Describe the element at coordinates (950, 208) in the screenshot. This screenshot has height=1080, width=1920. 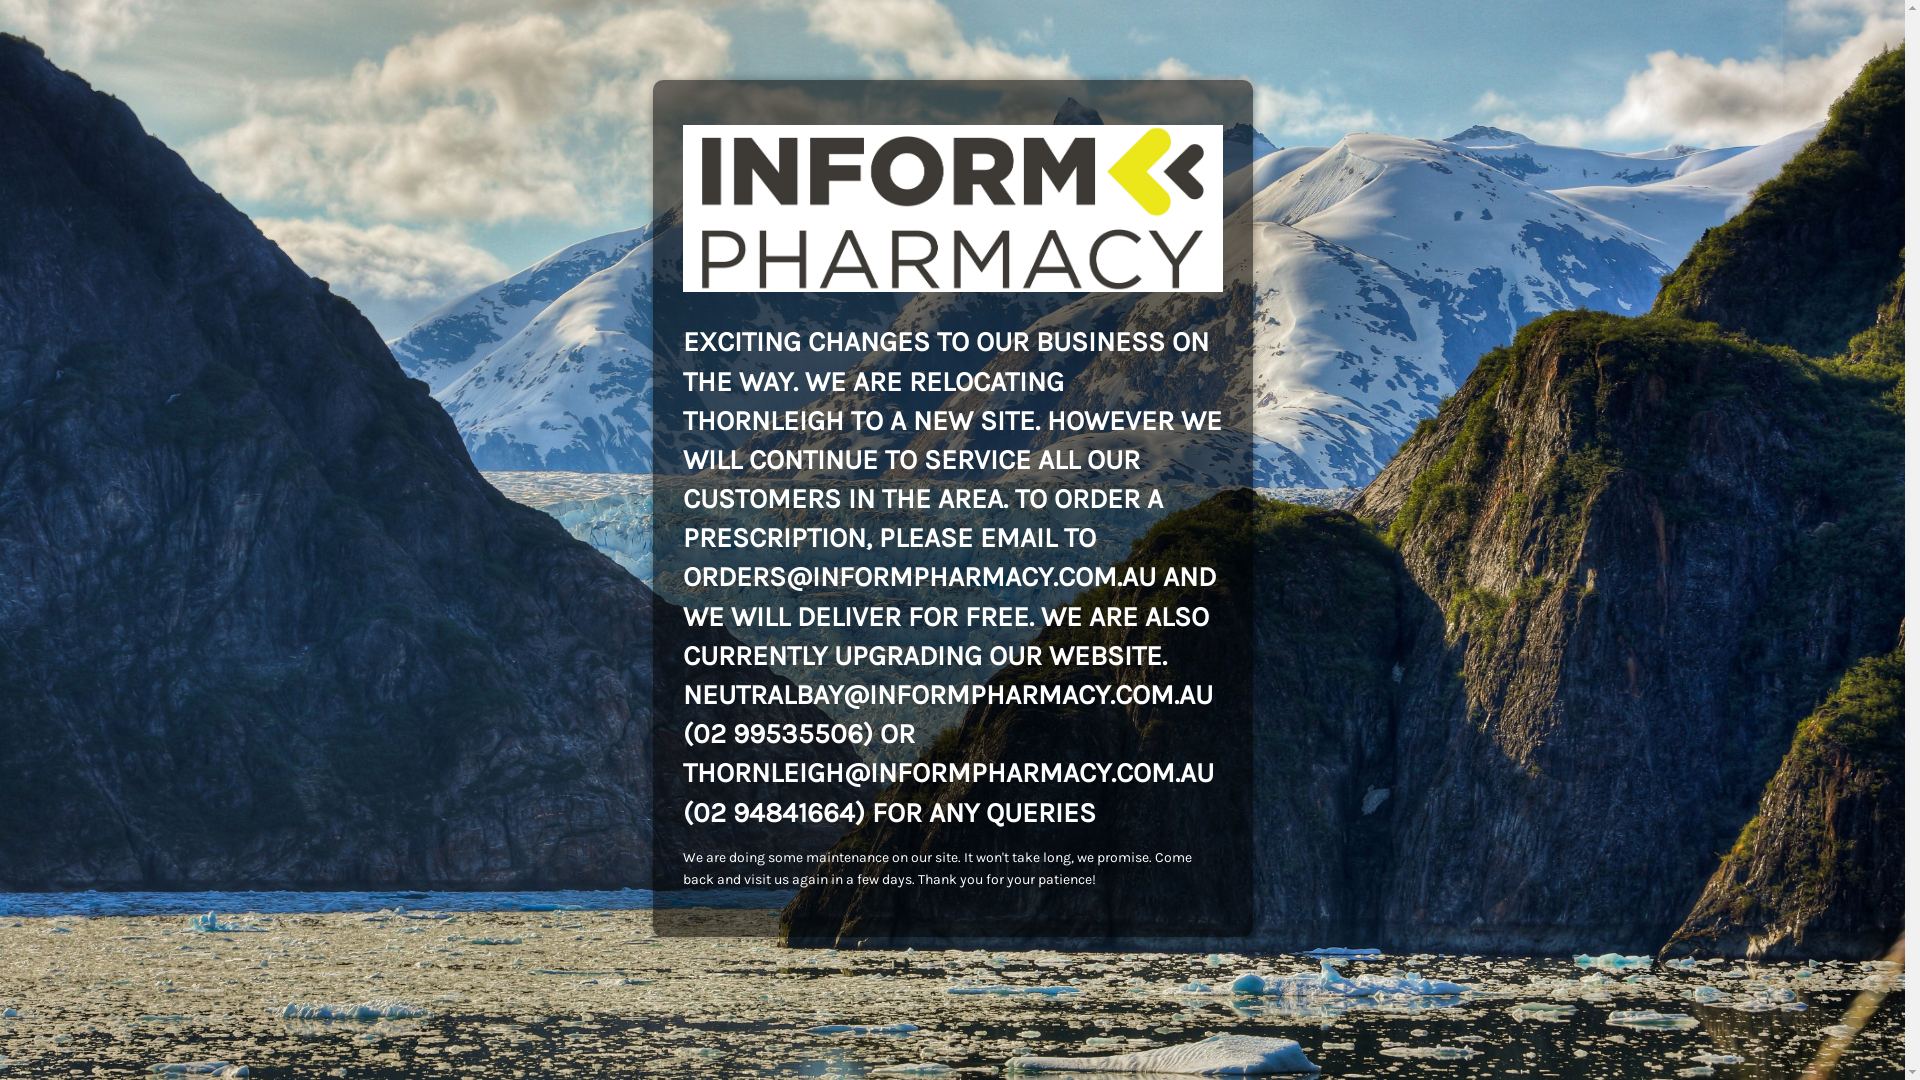
I see `'Inform Compounding Pharmacy'` at that location.